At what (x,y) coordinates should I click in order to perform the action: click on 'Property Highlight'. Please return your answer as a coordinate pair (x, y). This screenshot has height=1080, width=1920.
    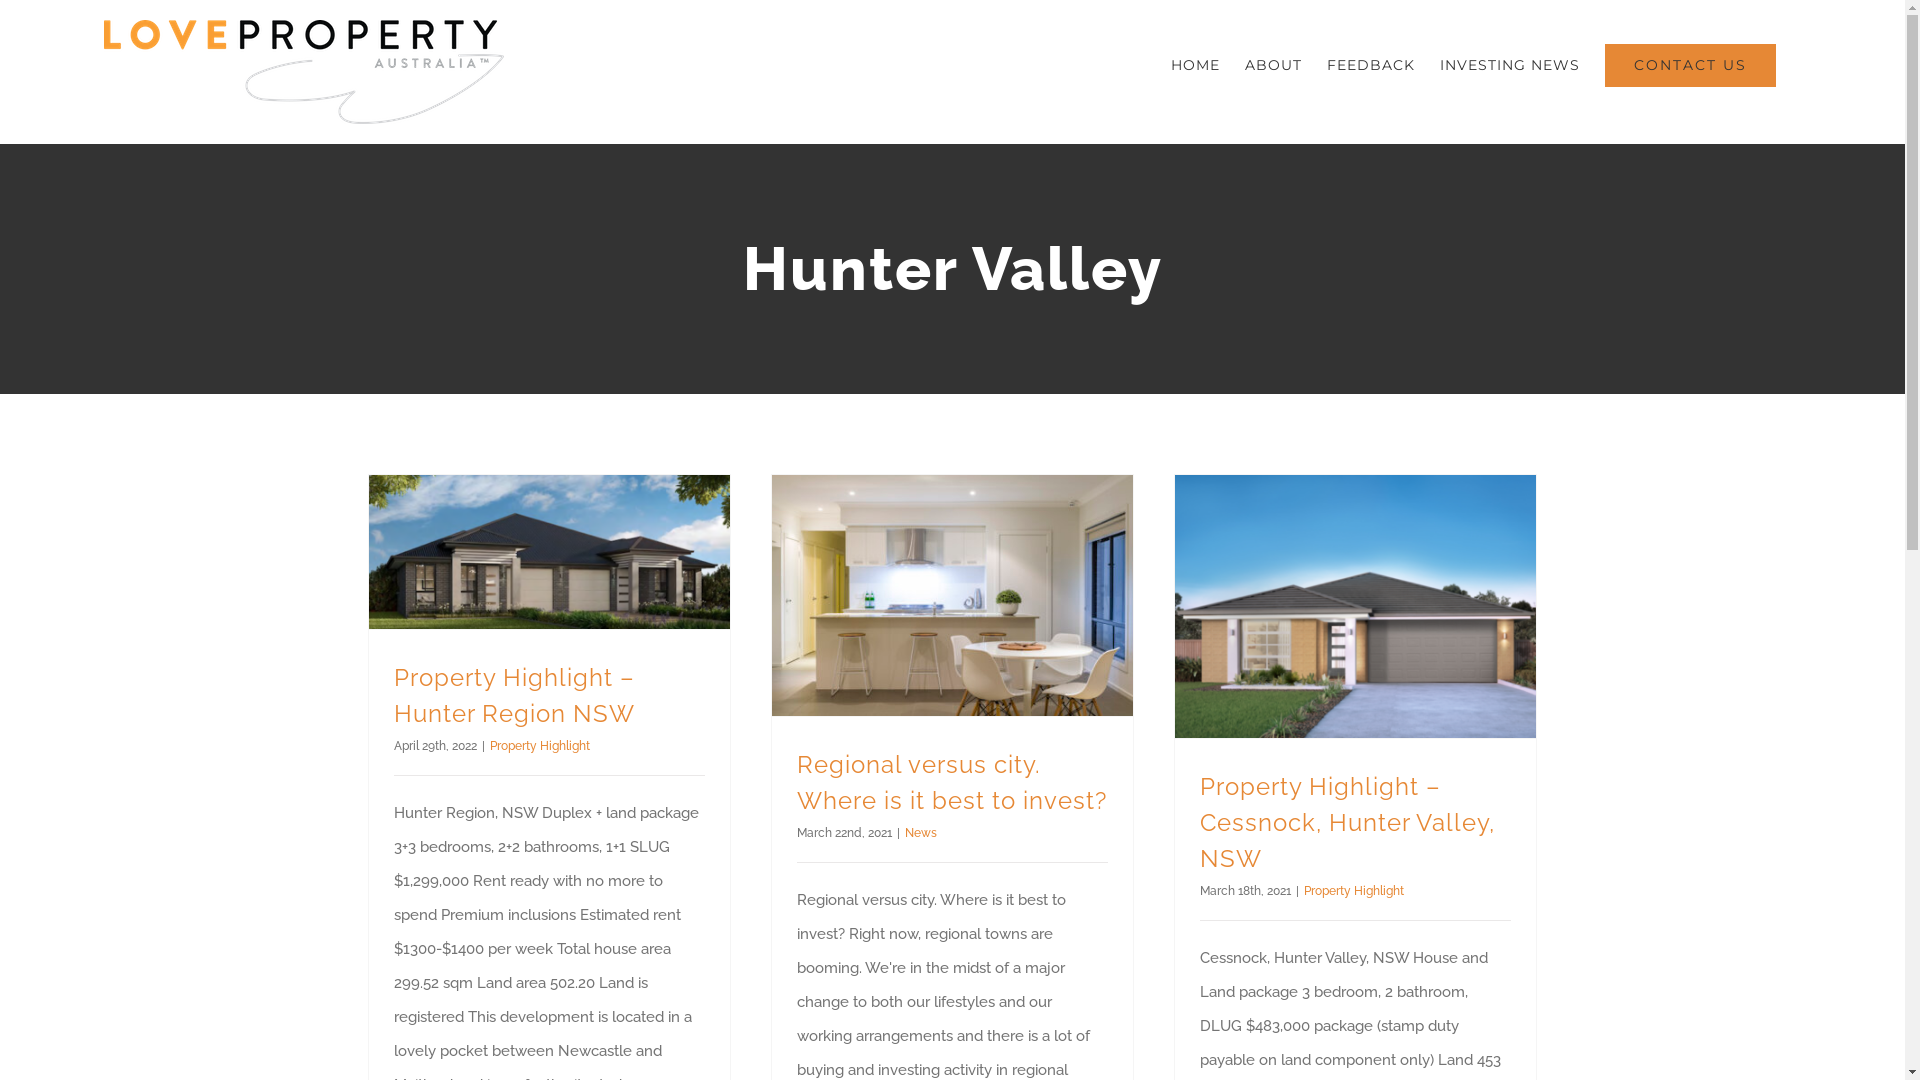
    Looking at the image, I should click on (489, 745).